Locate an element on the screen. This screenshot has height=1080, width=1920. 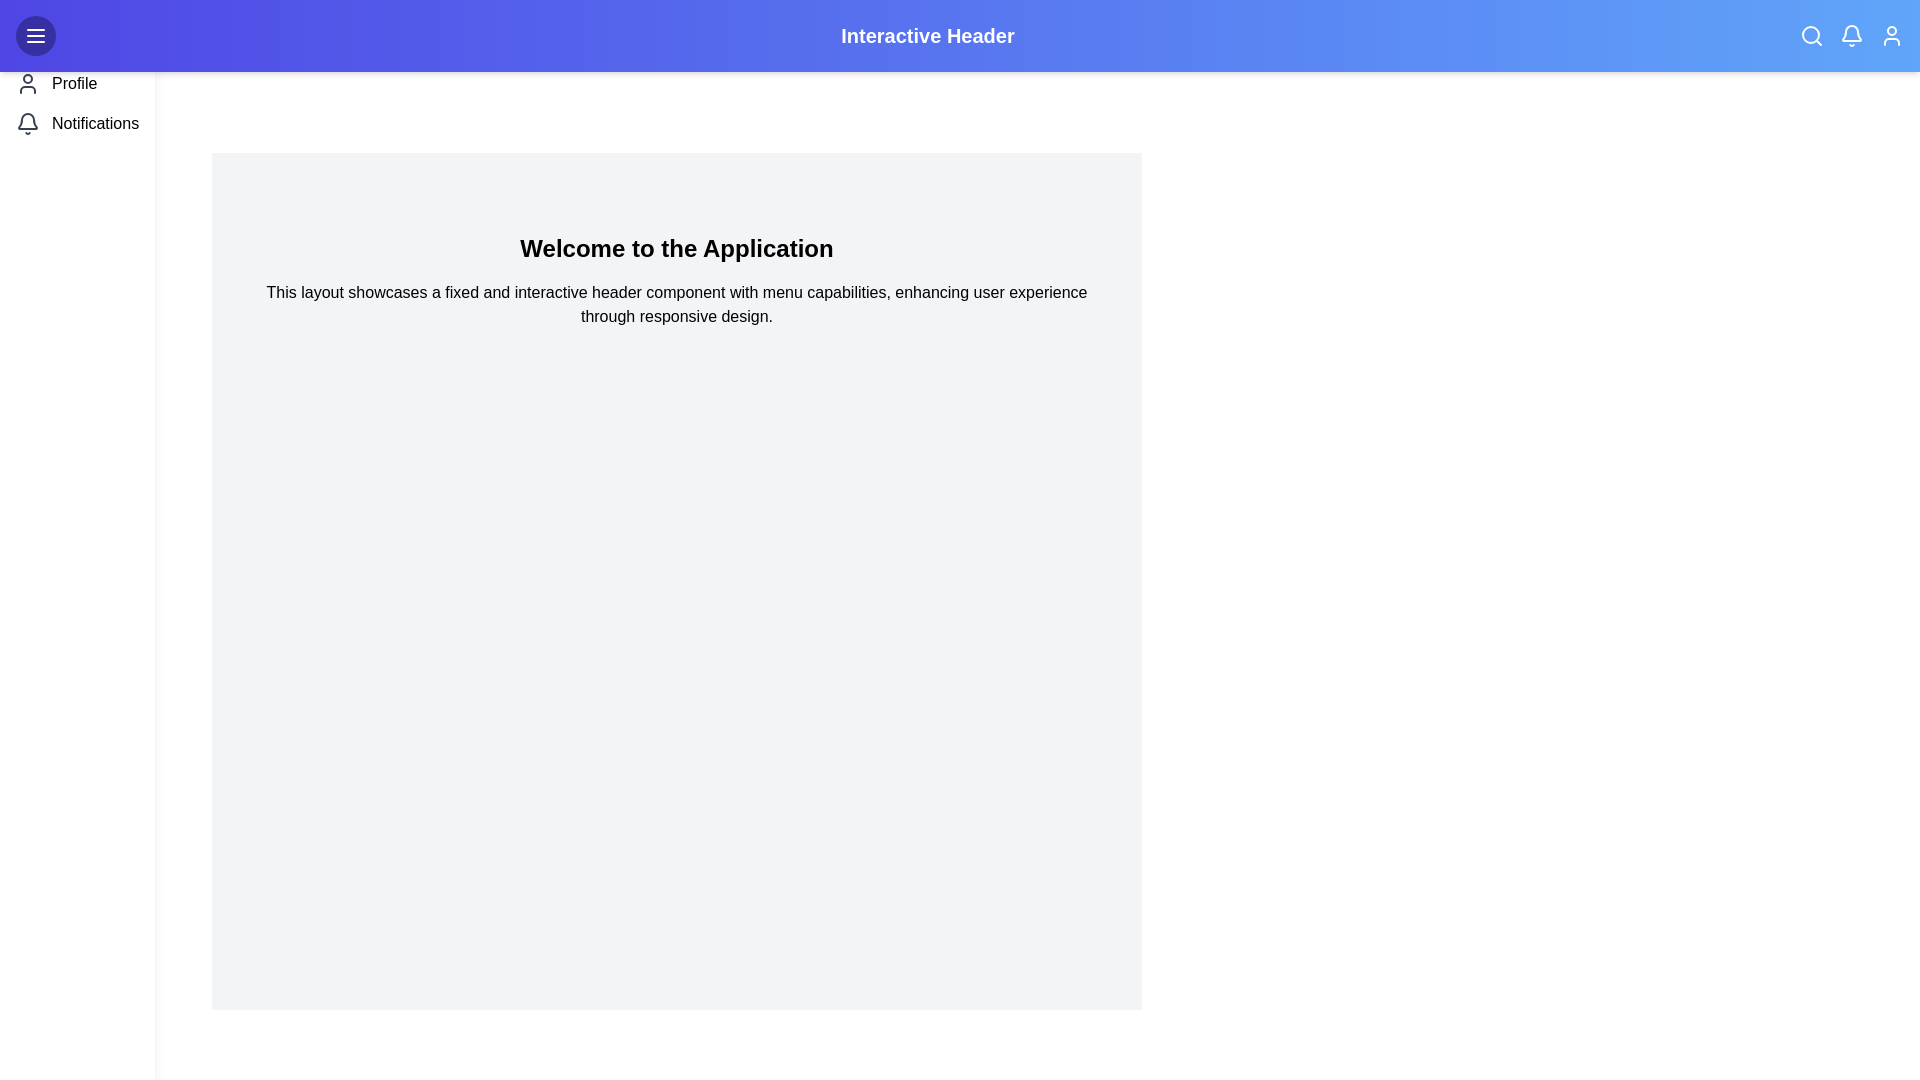
the bell icon located at the rightmost side of the top navigation bar is located at coordinates (28, 120).